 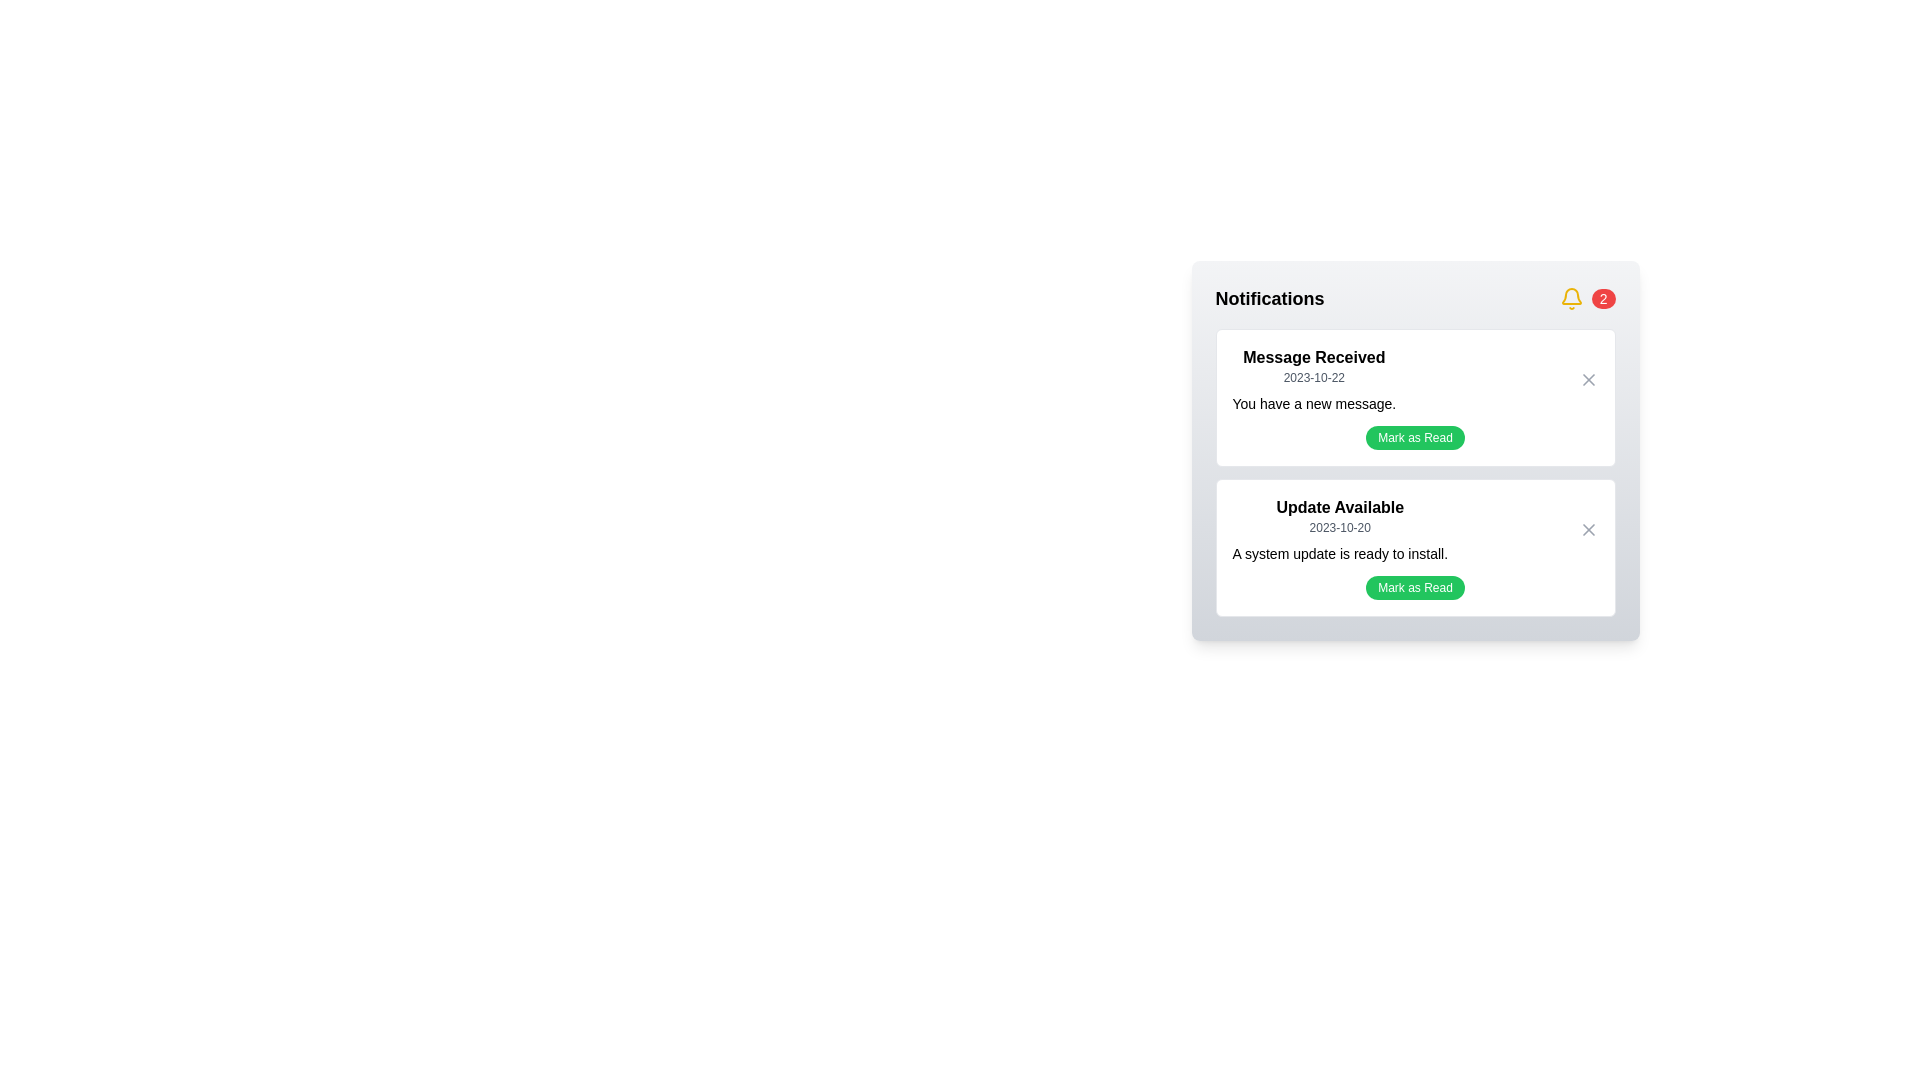 What do you see at coordinates (1414, 473) in the screenshot?
I see `the 'Mark as Read' button within the Notification block located in the Notifications panel to read the notification message` at bounding box center [1414, 473].